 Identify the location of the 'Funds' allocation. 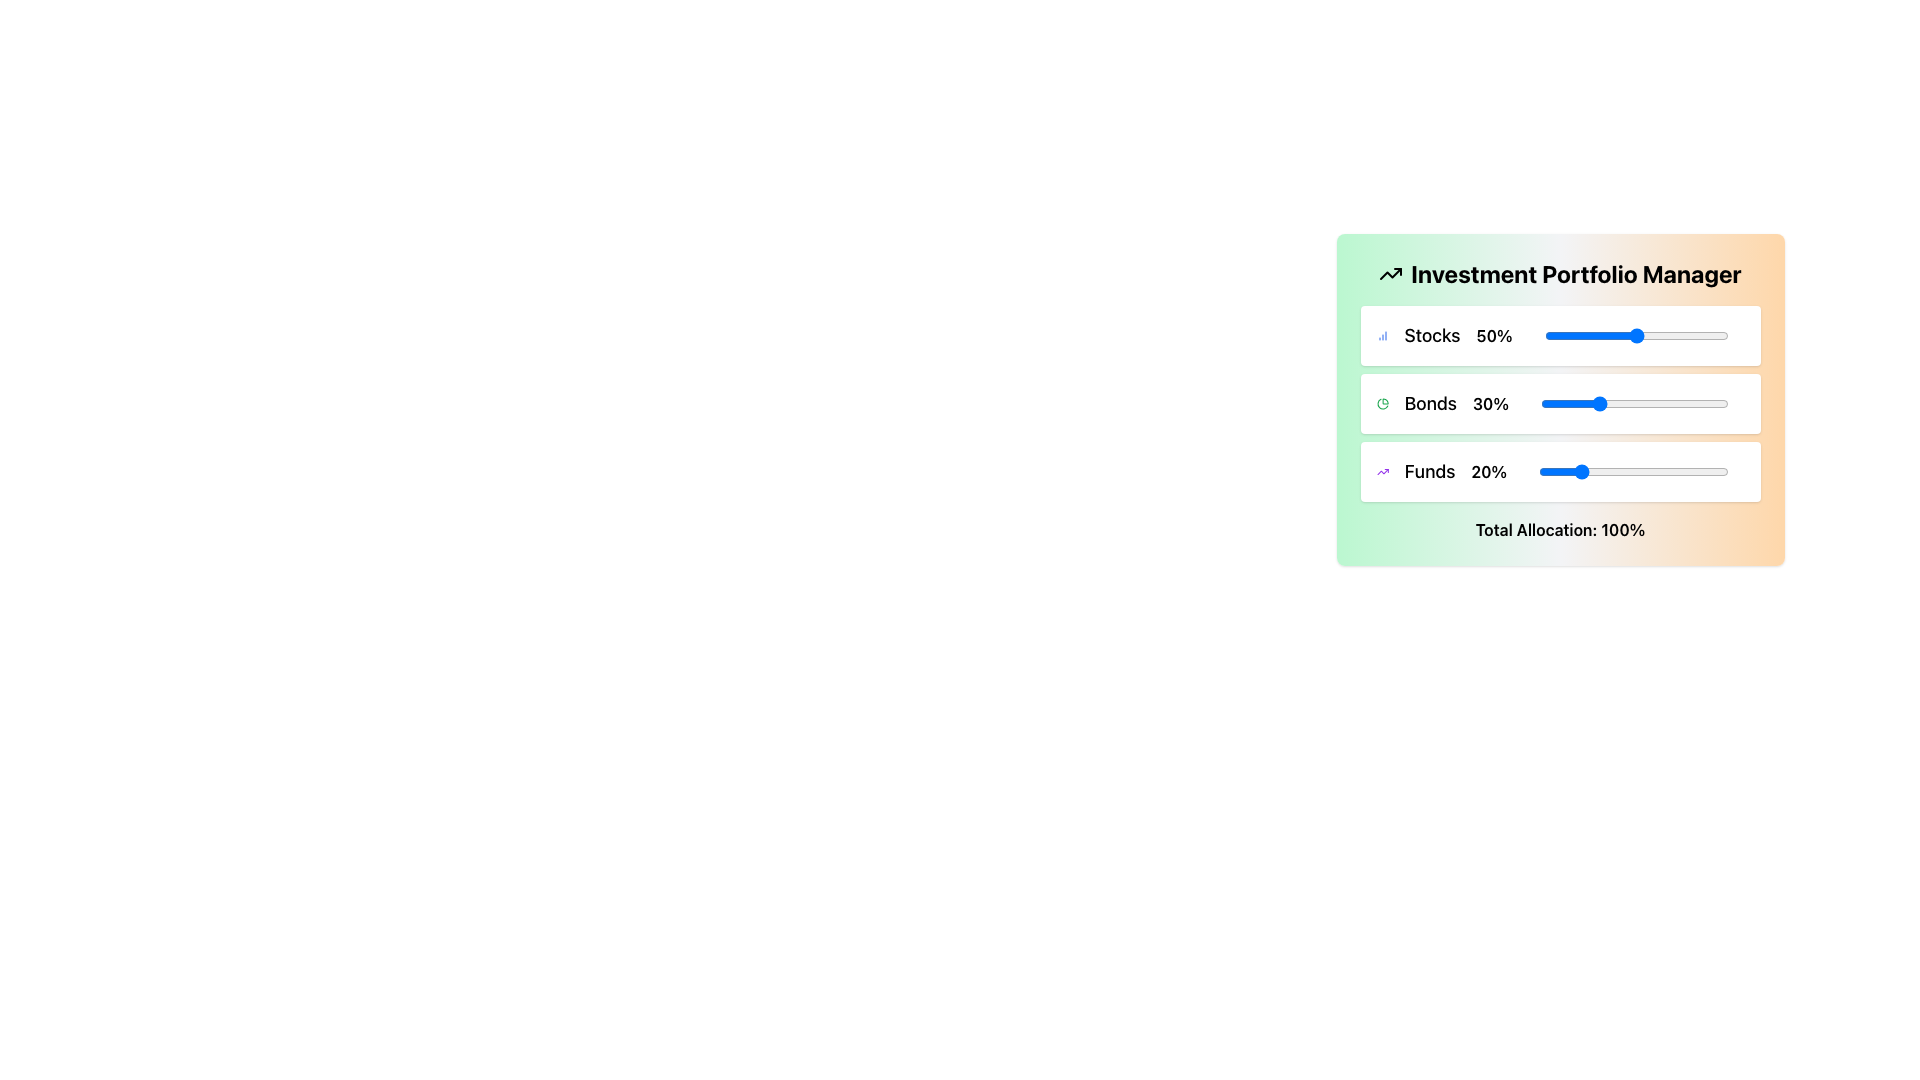
(1695, 471).